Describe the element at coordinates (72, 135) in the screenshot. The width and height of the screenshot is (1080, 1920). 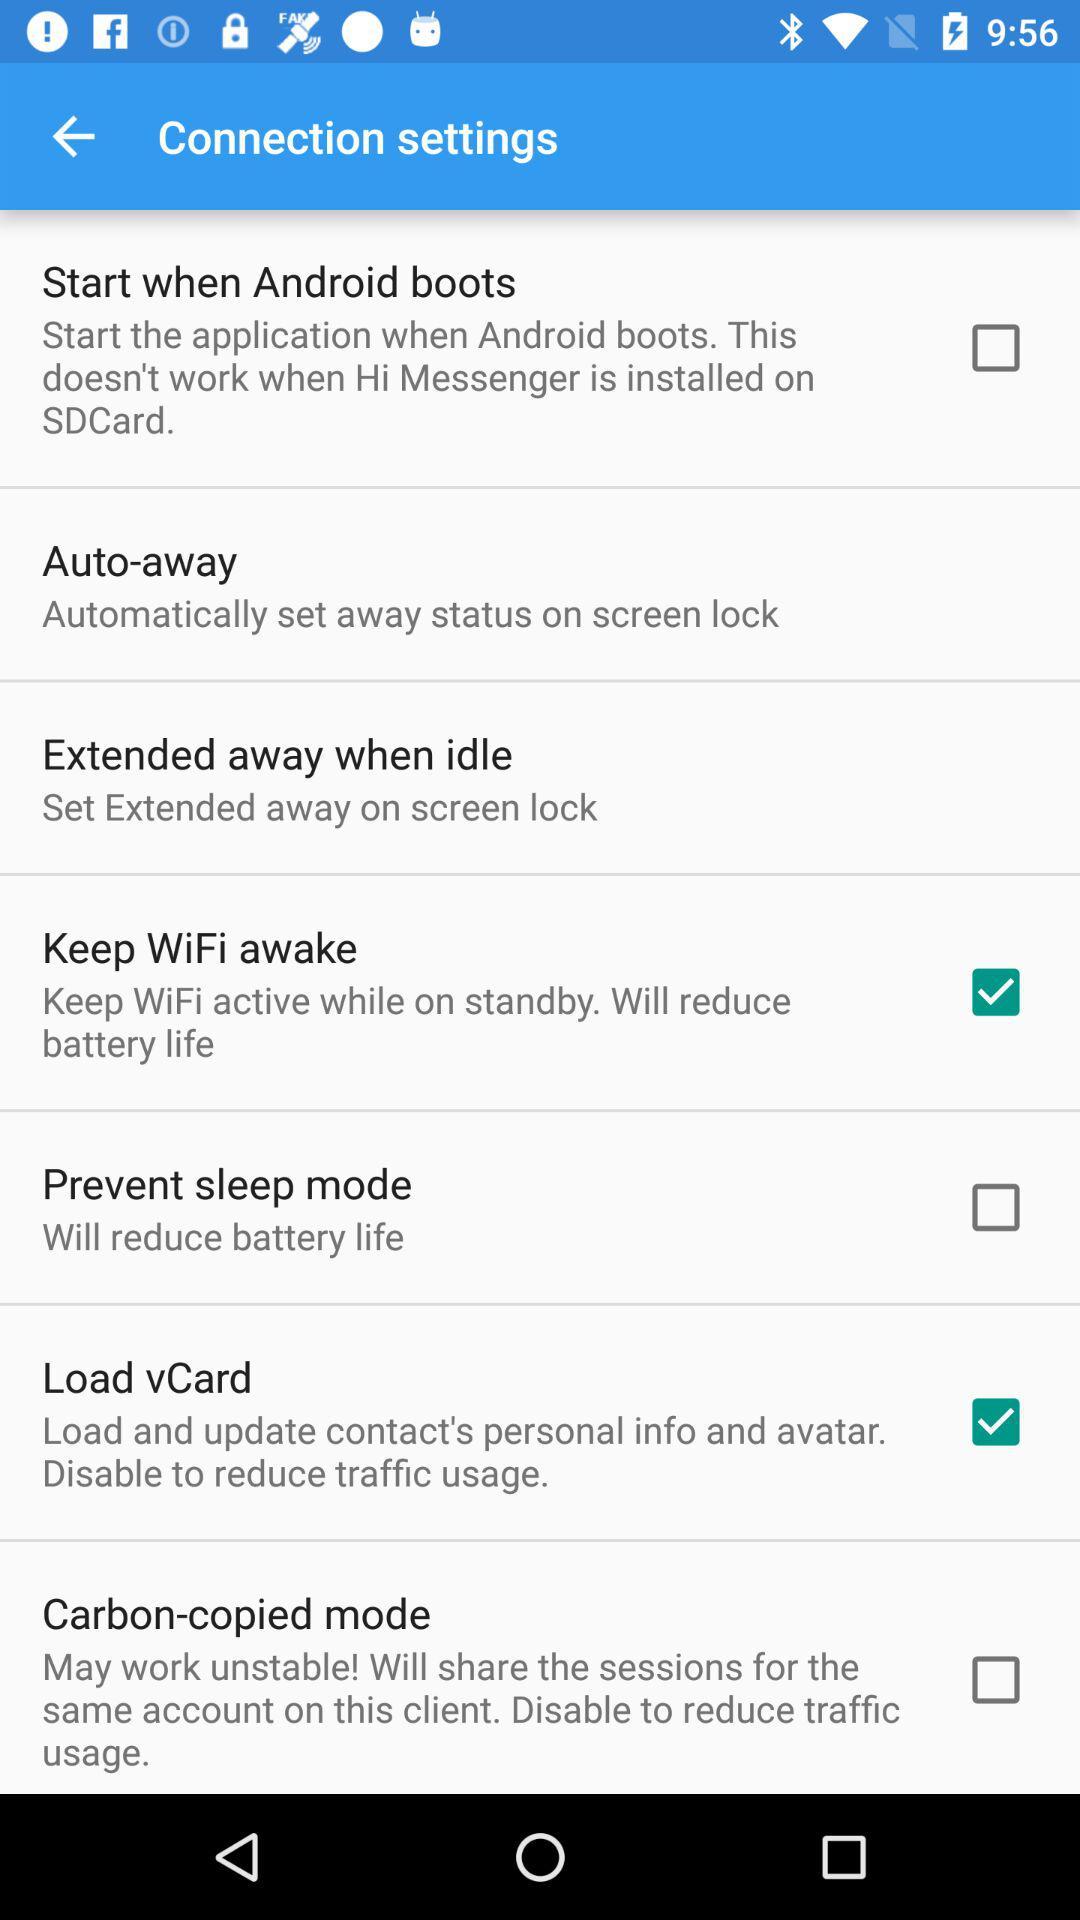
I see `the app to the left of connection settings` at that location.